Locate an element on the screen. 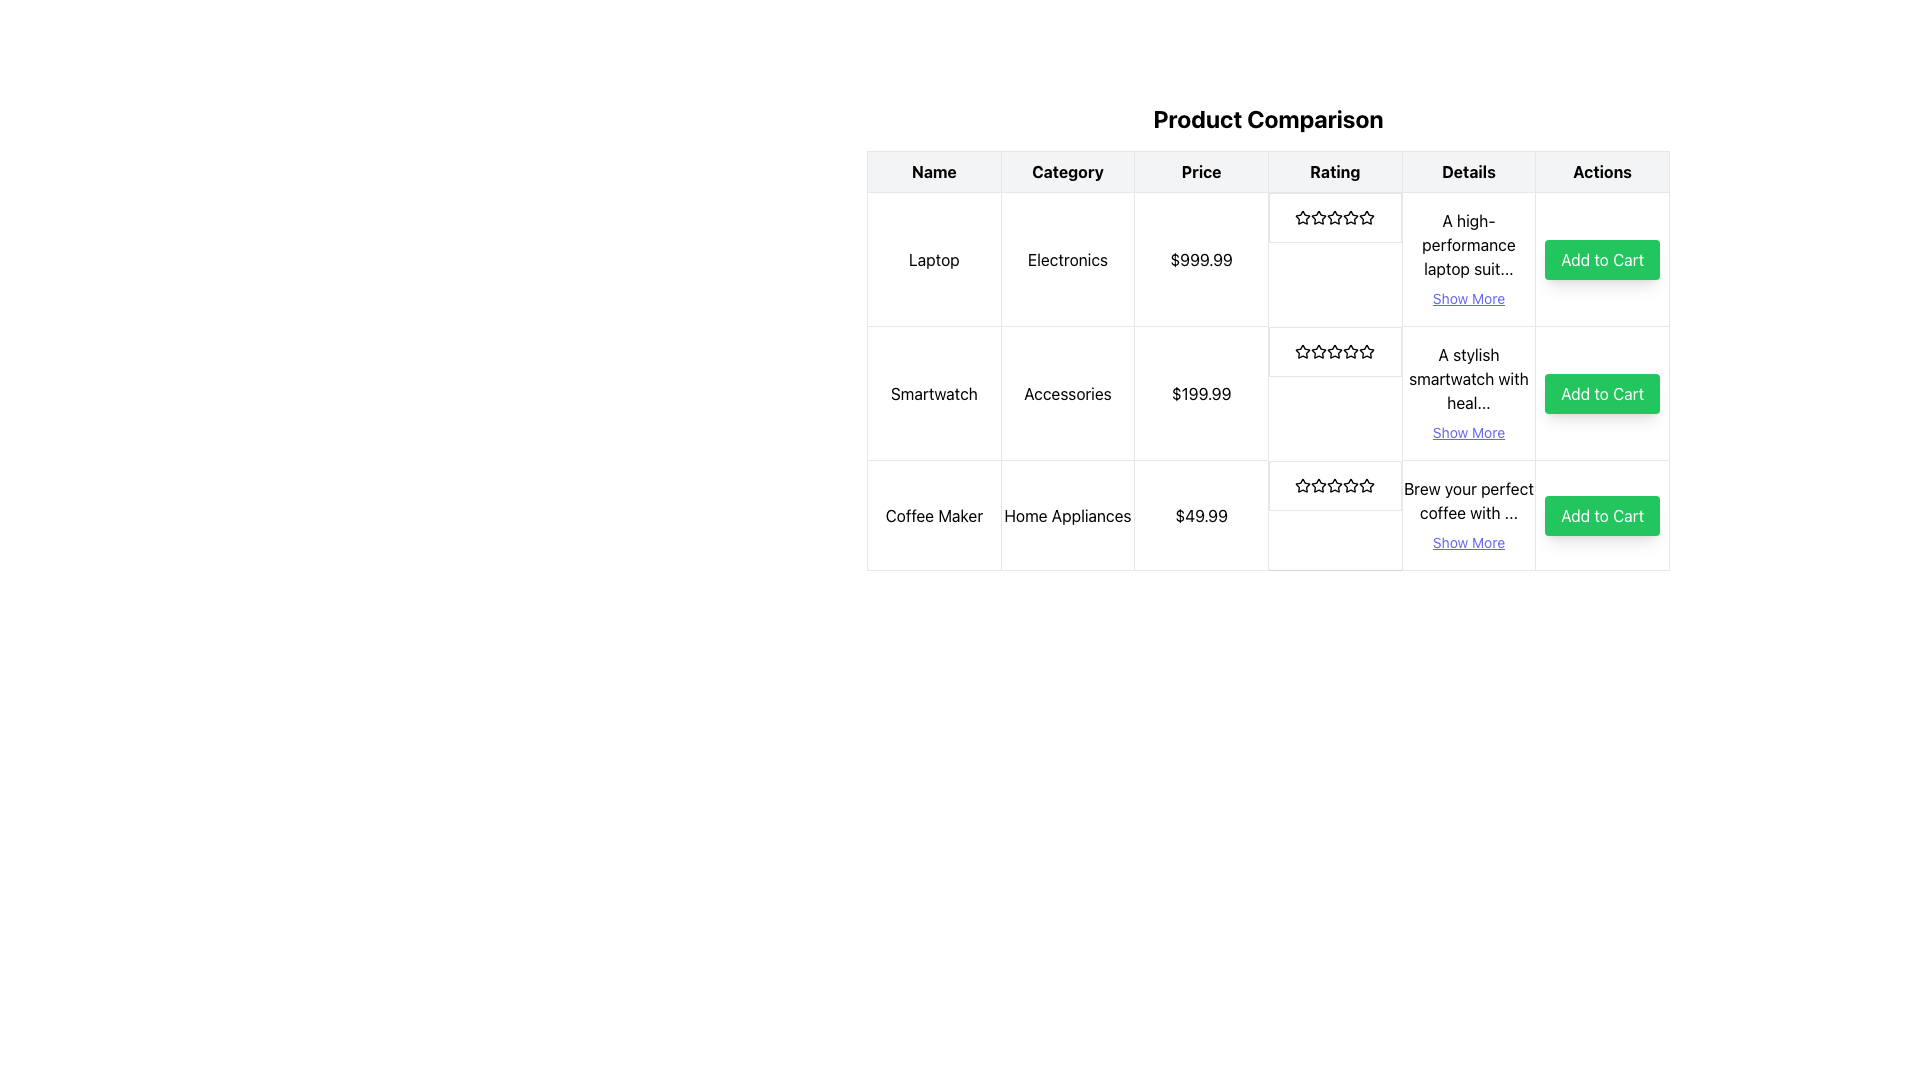  the 'Show More' link for the 'Coffee Maker' item is located at coordinates (1468, 543).